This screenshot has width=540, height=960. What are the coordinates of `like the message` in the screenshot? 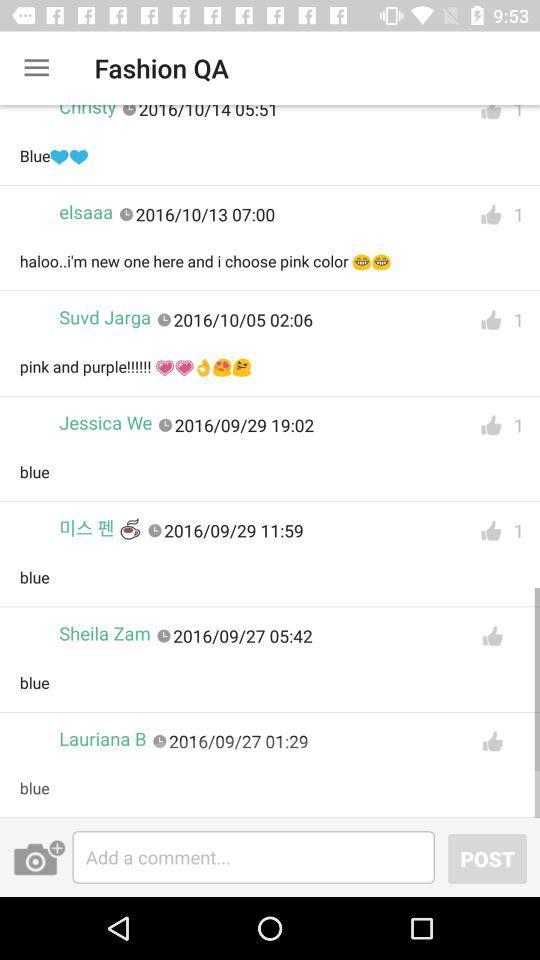 It's located at (490, 425).